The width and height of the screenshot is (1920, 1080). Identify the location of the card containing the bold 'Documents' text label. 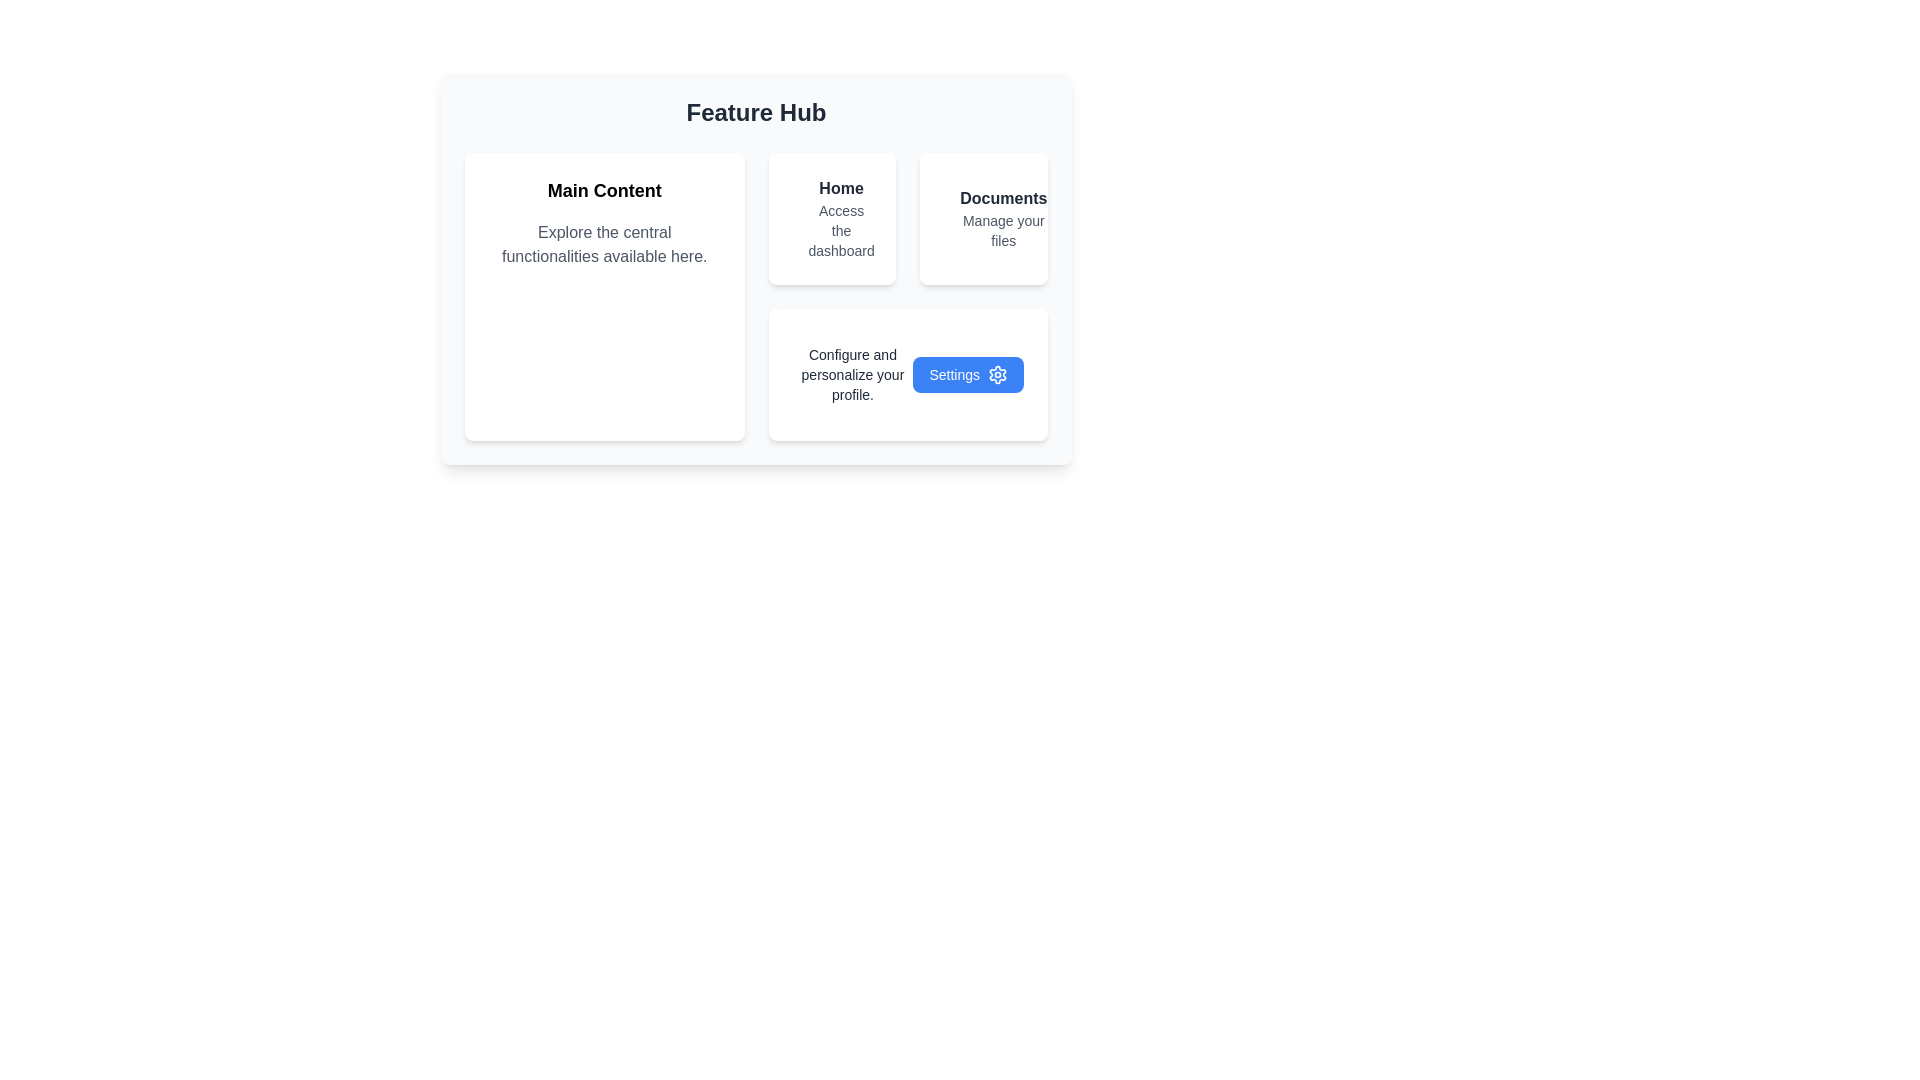
(1003, 199).